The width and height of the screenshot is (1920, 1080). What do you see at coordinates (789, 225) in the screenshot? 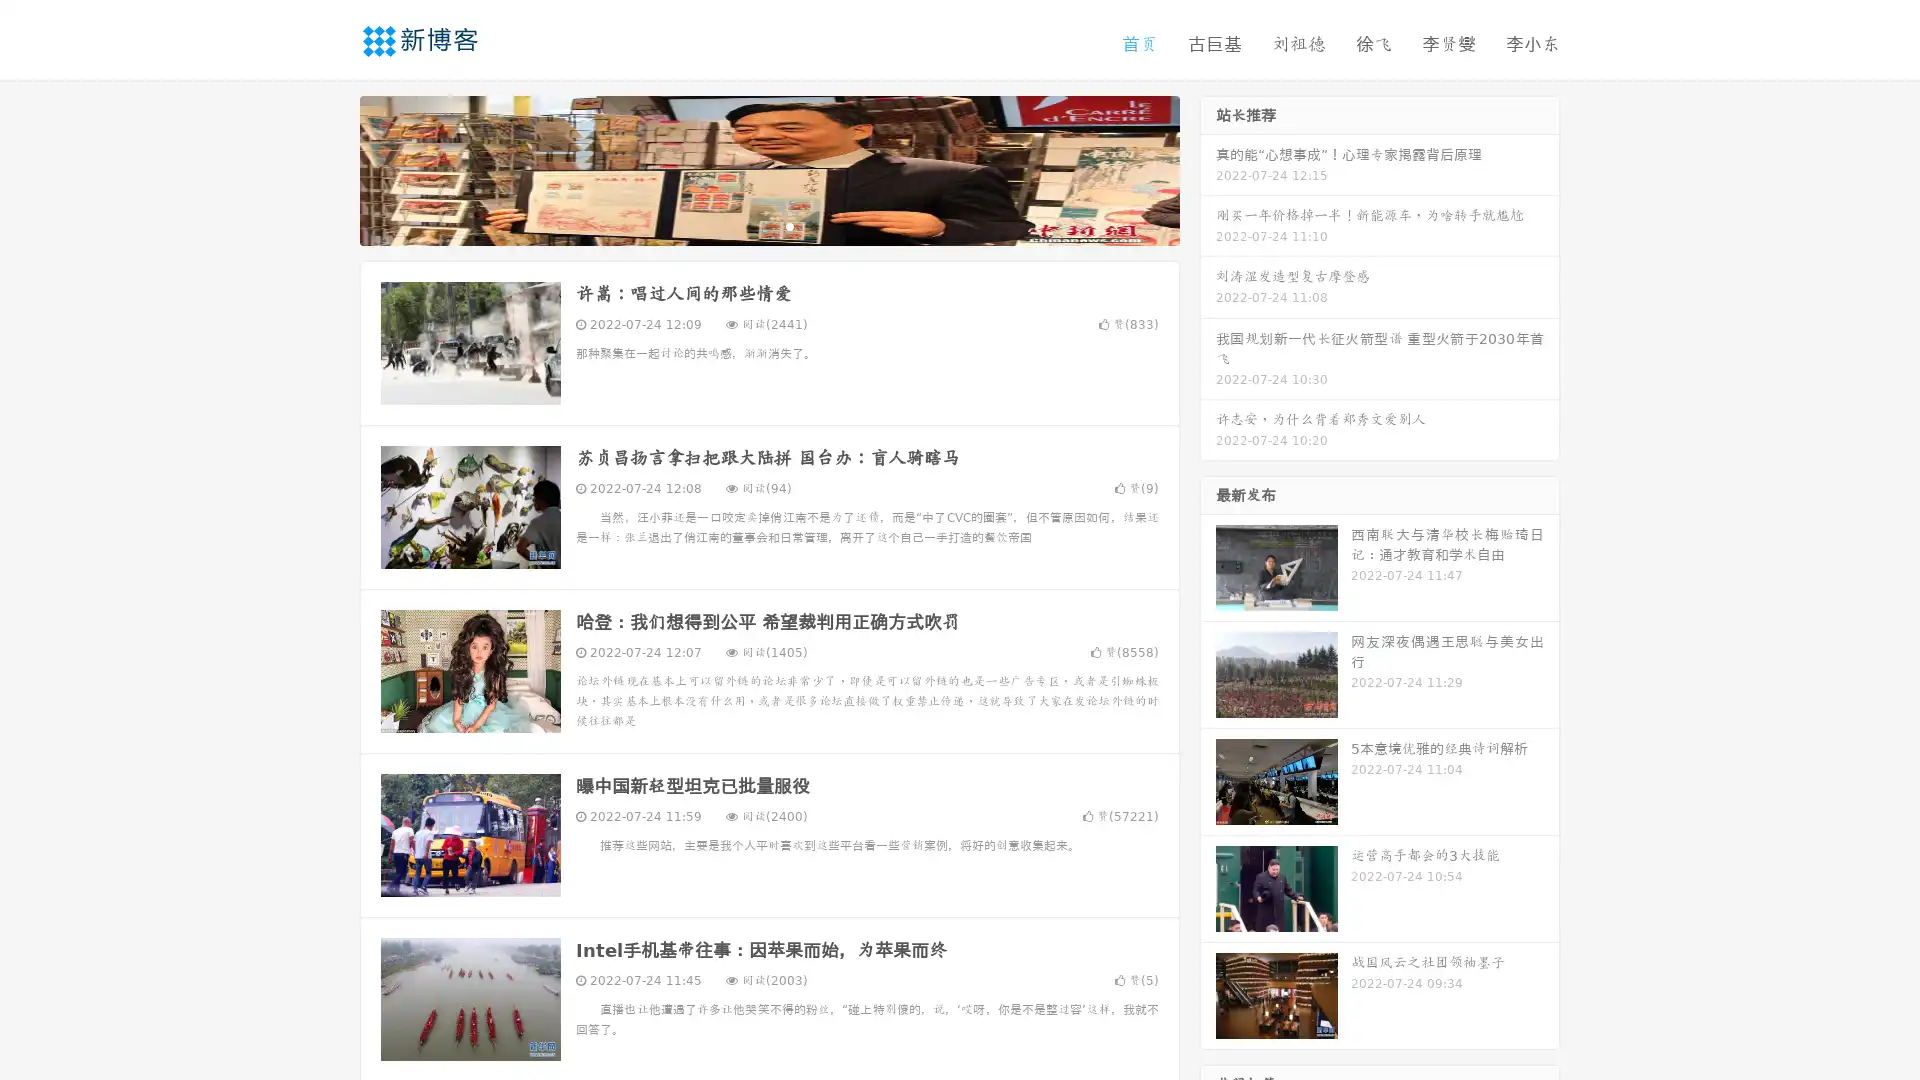
I see `Go to slide 3` at bounding box center [789, 225].